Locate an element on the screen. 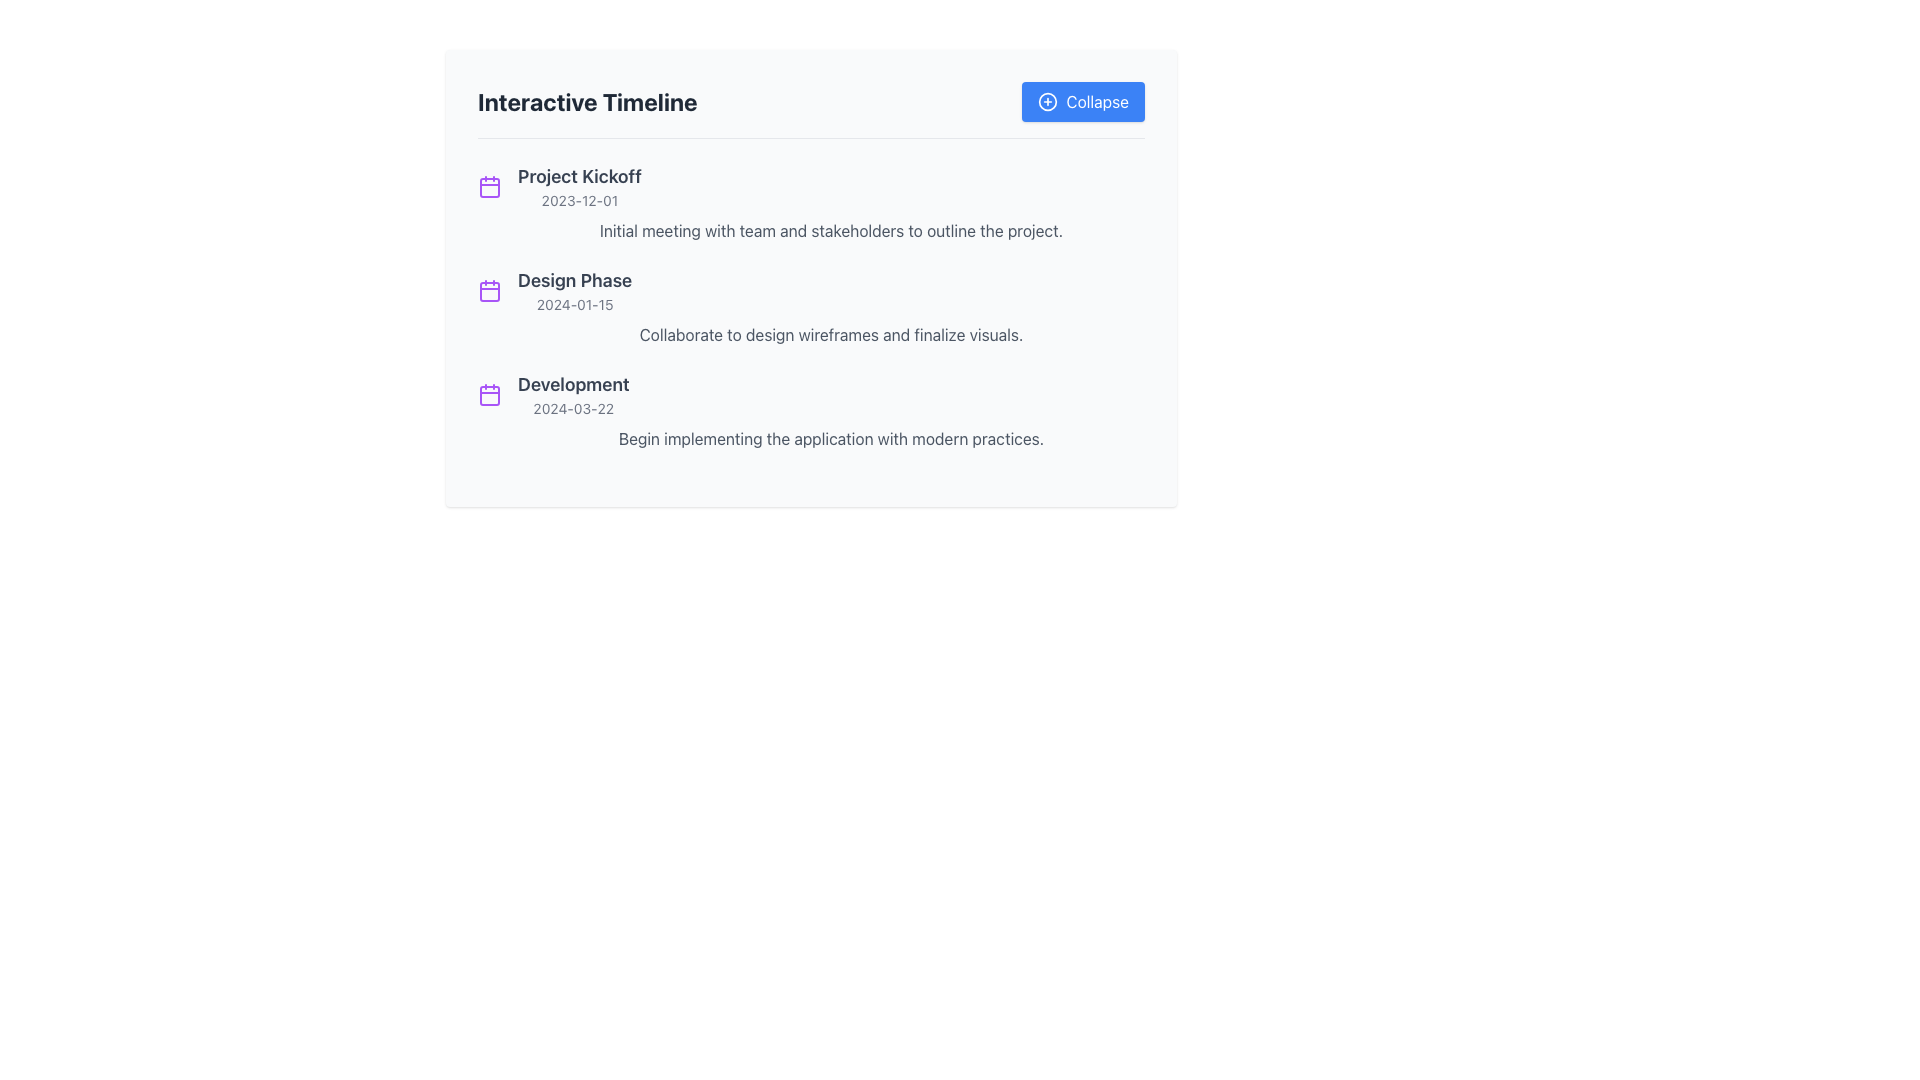 The height and width of the screenshot is (1080, 1920). the text label displaying 'Development' in bold, large, dark-gray font located under the 'Interactive Timeline' heading is located at coordinates (572, 385).